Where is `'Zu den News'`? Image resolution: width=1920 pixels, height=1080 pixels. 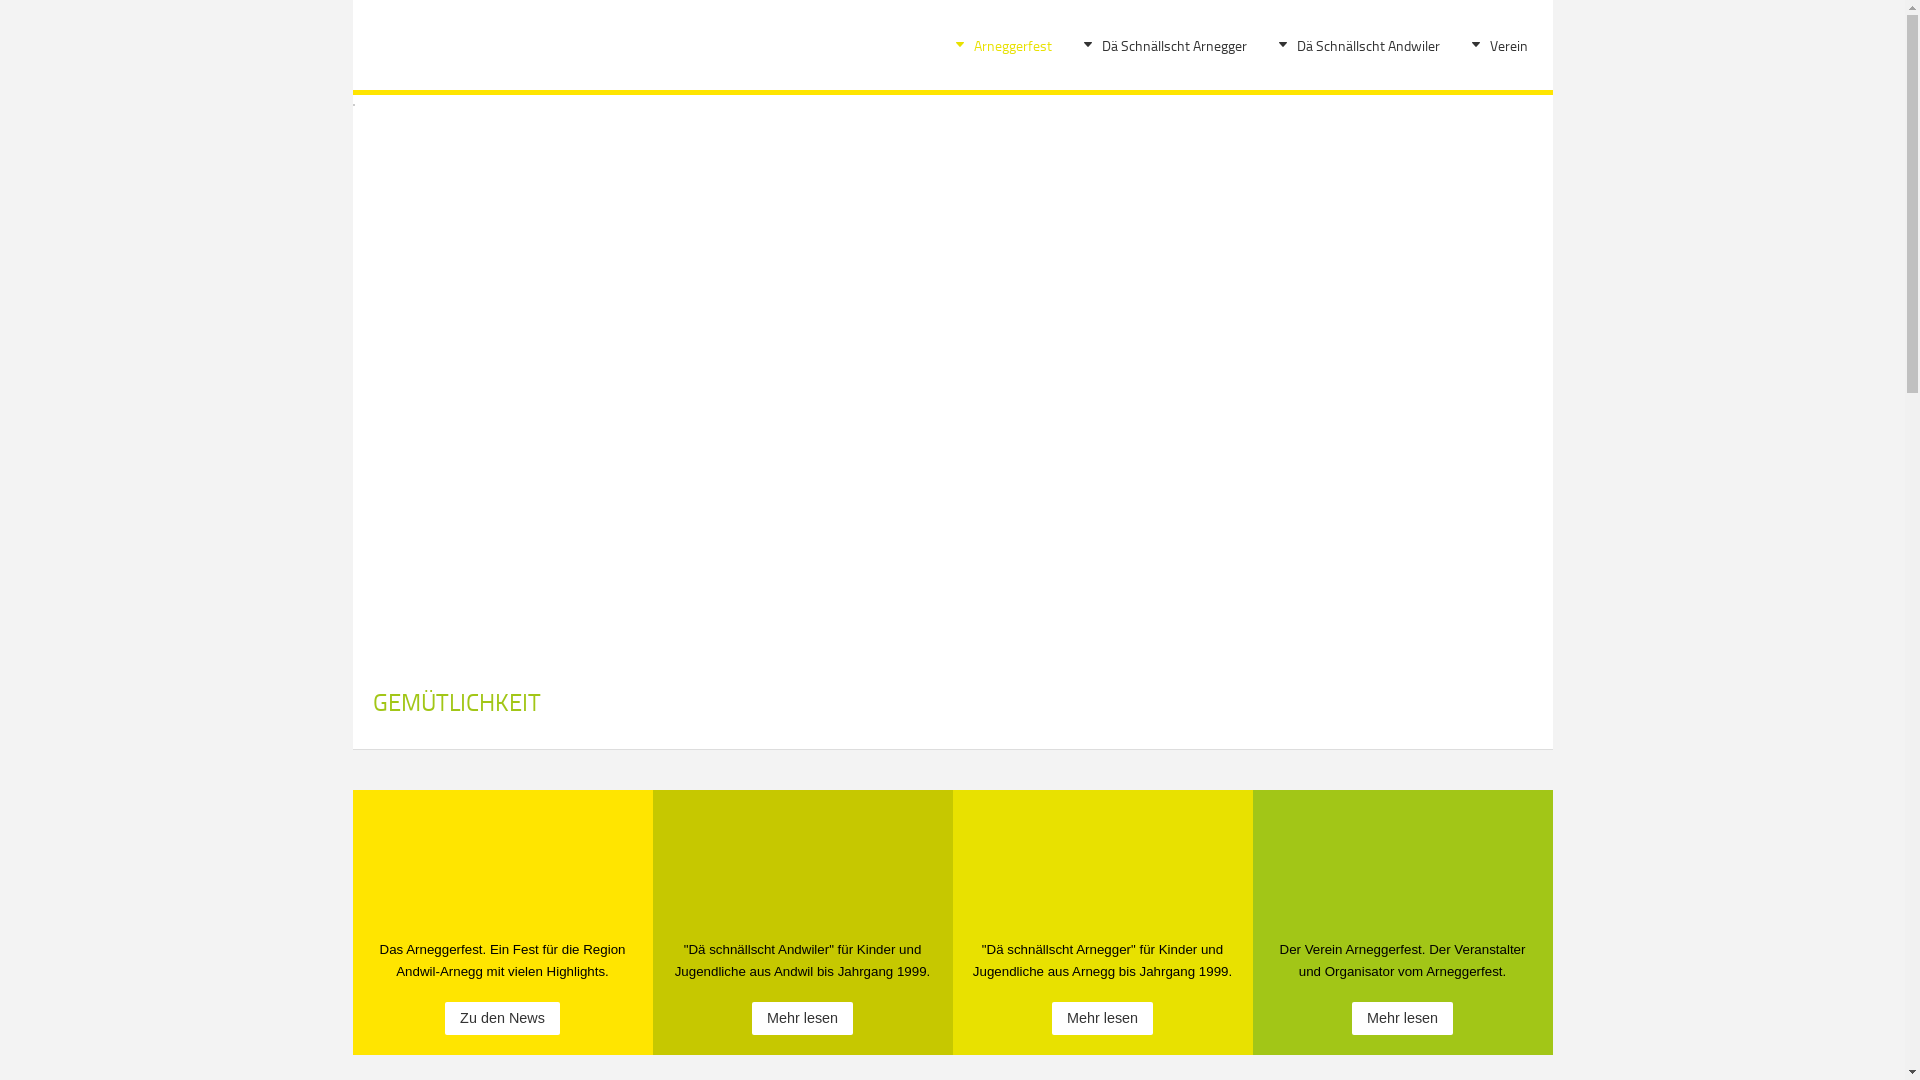 'Zu den News' is located at coordinates (502, 1018).